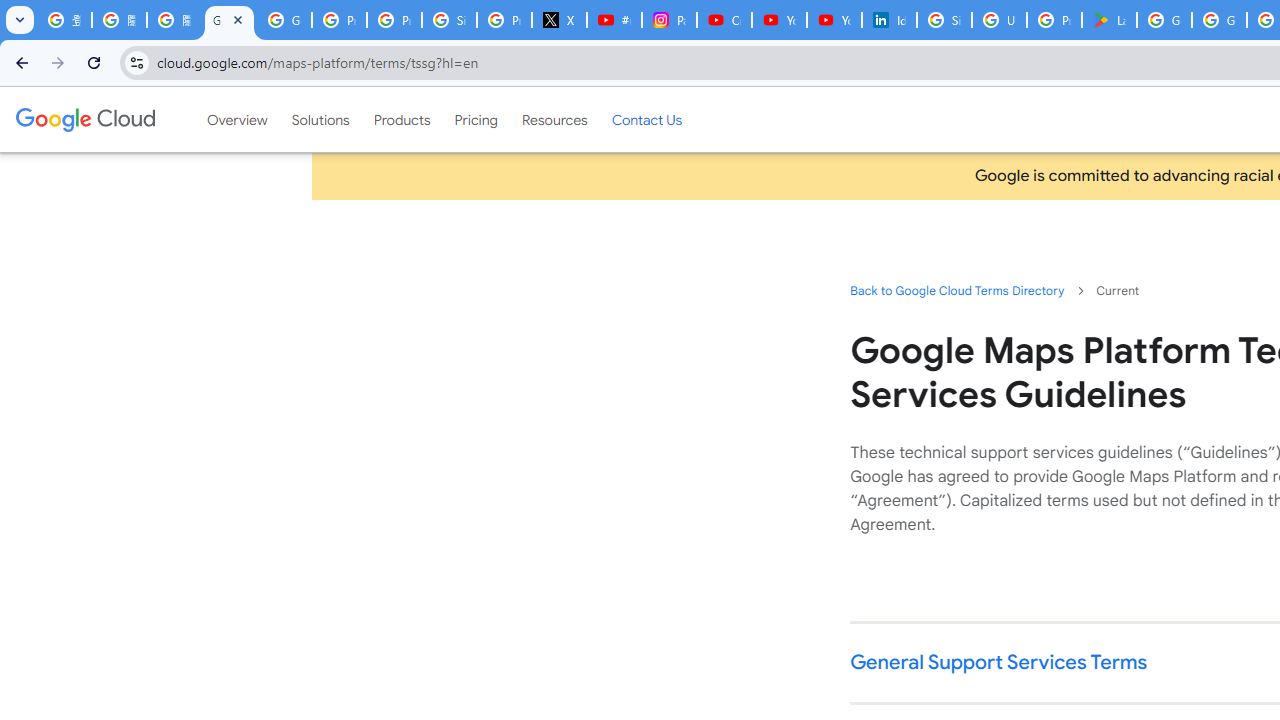 This screenshot has width=1280, height=720. I want to click on 'Pricing', so click(475, 119).